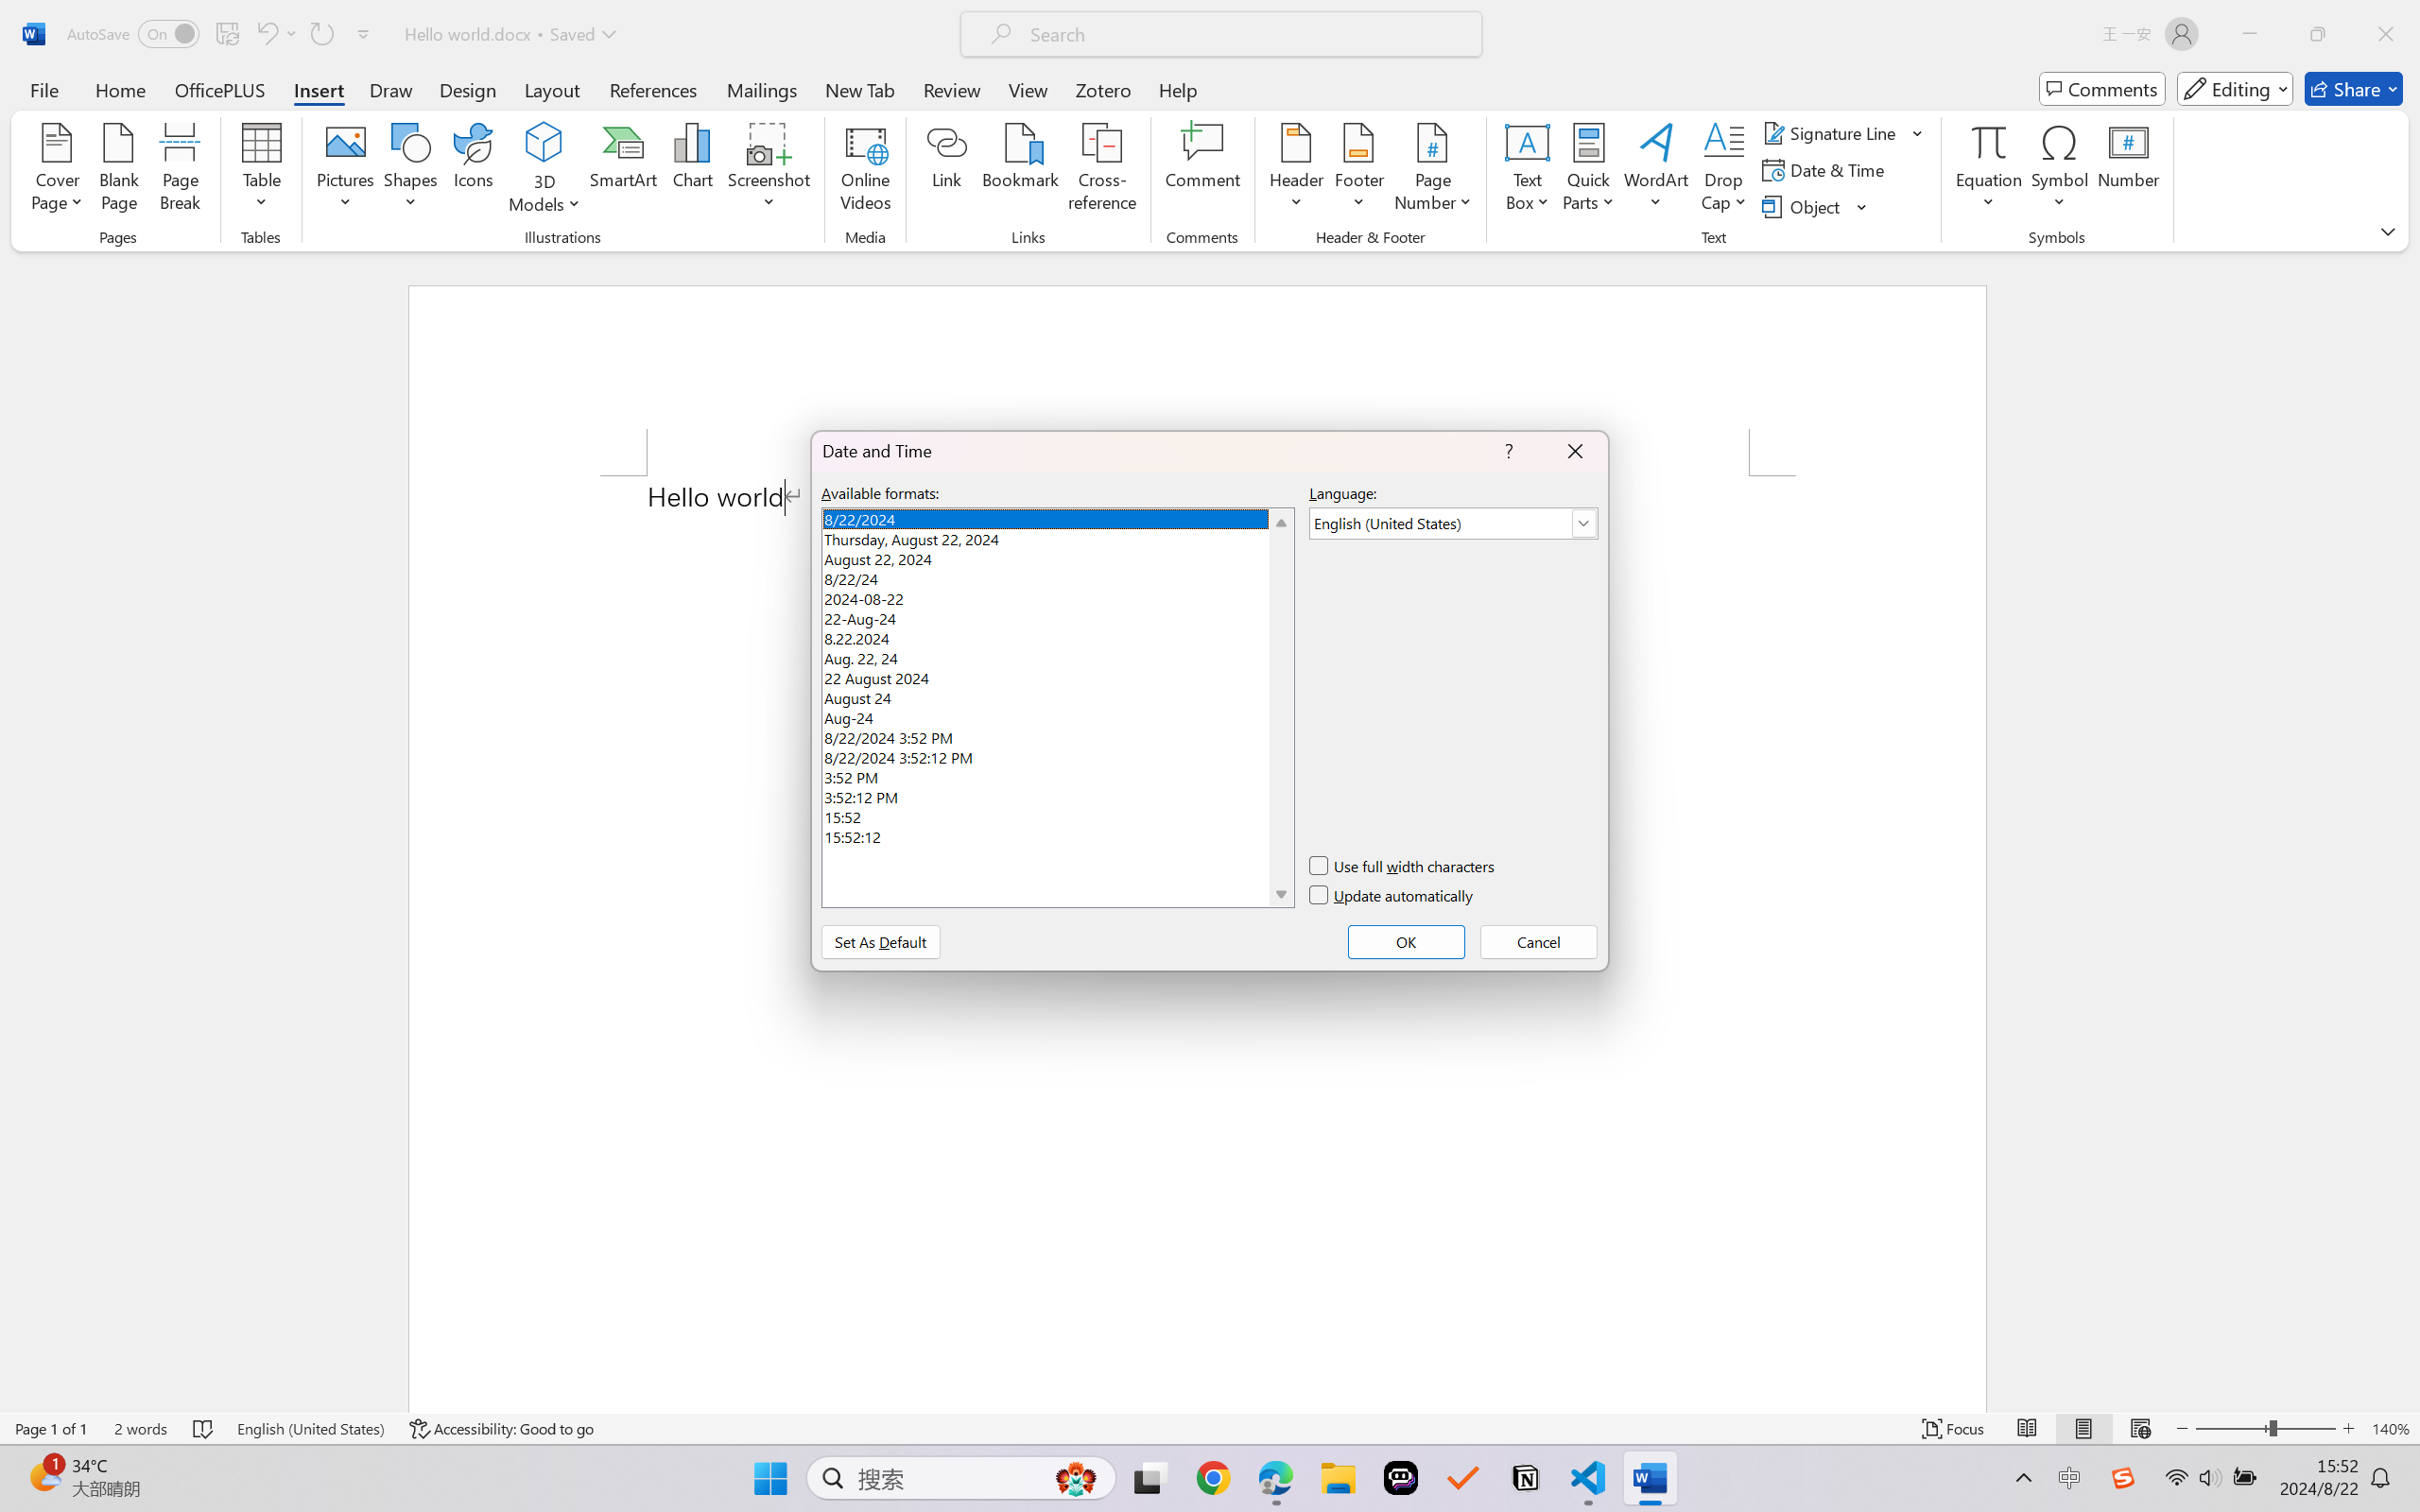  Describe the element at coordinates (2102, 88) in the screenshot. I see `'Comments'` at that location.